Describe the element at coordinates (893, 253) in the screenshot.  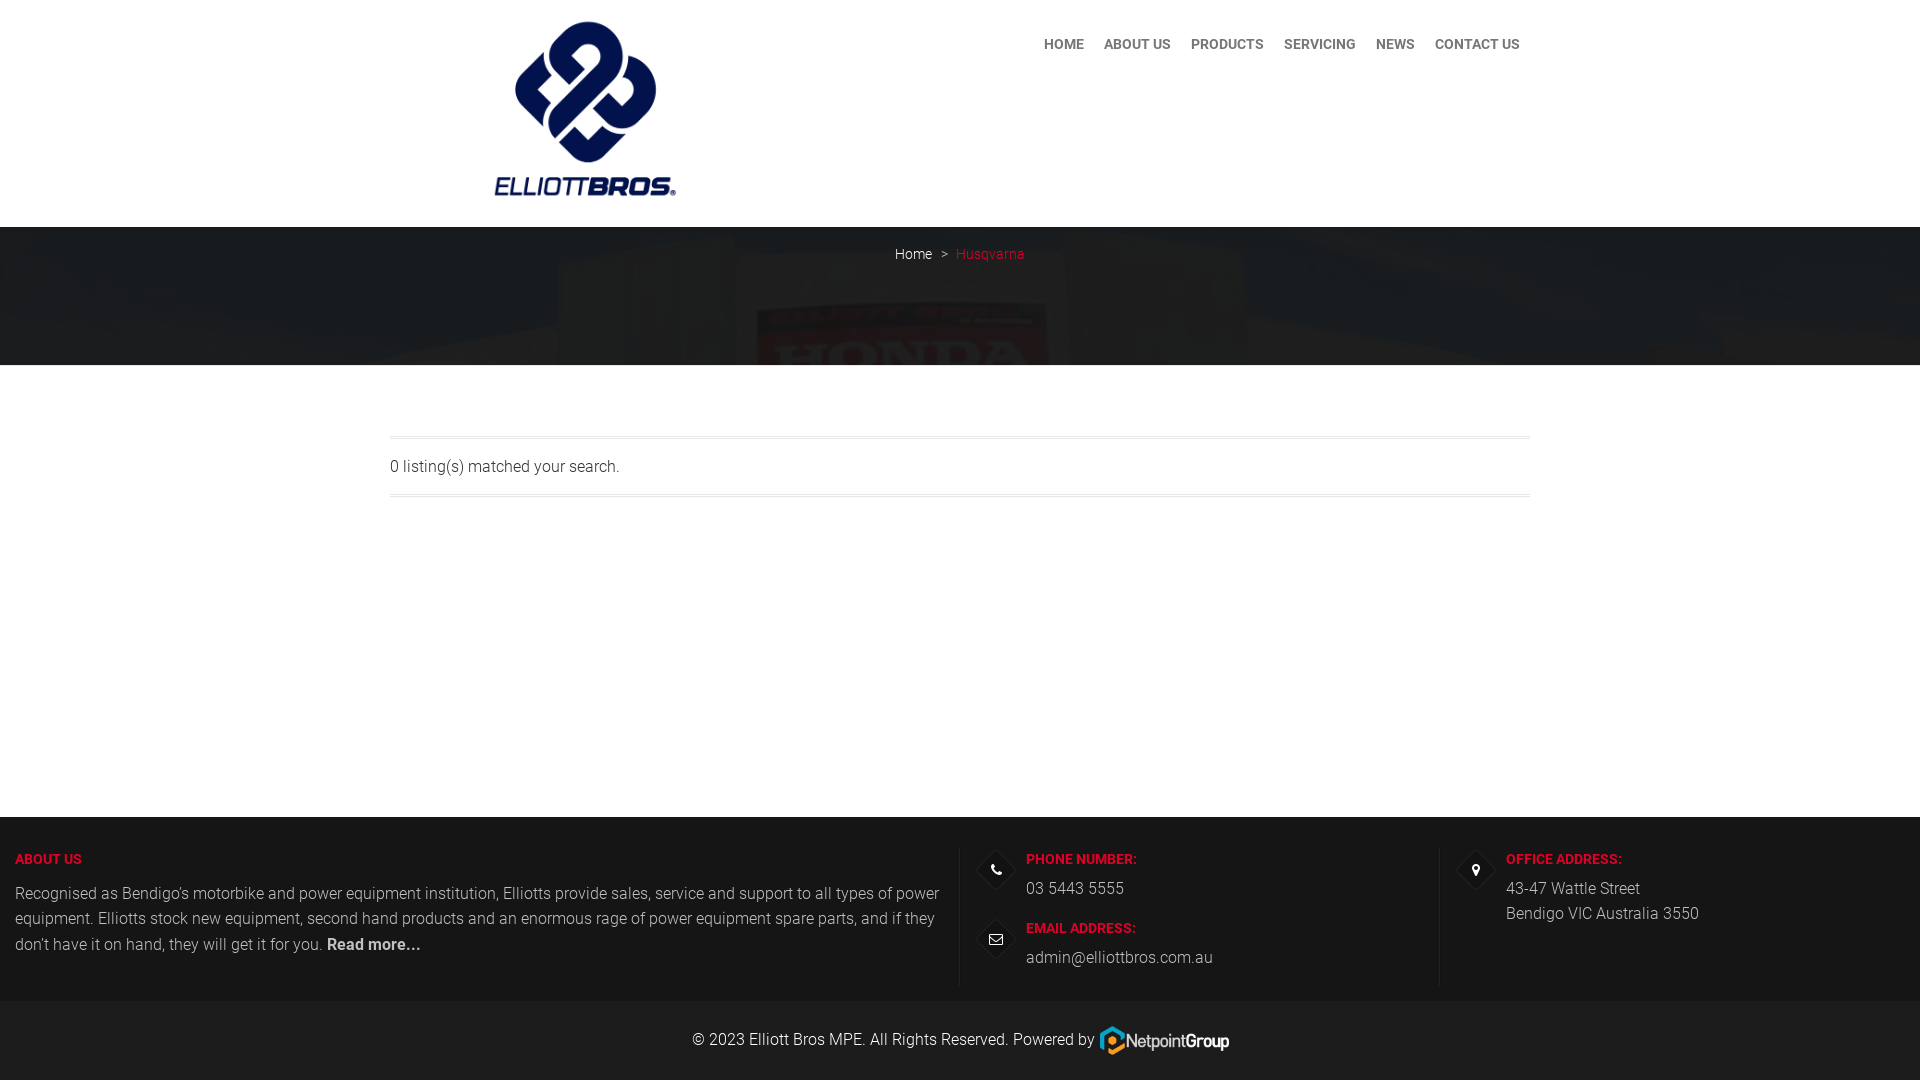
I see `'Home'` at that location.